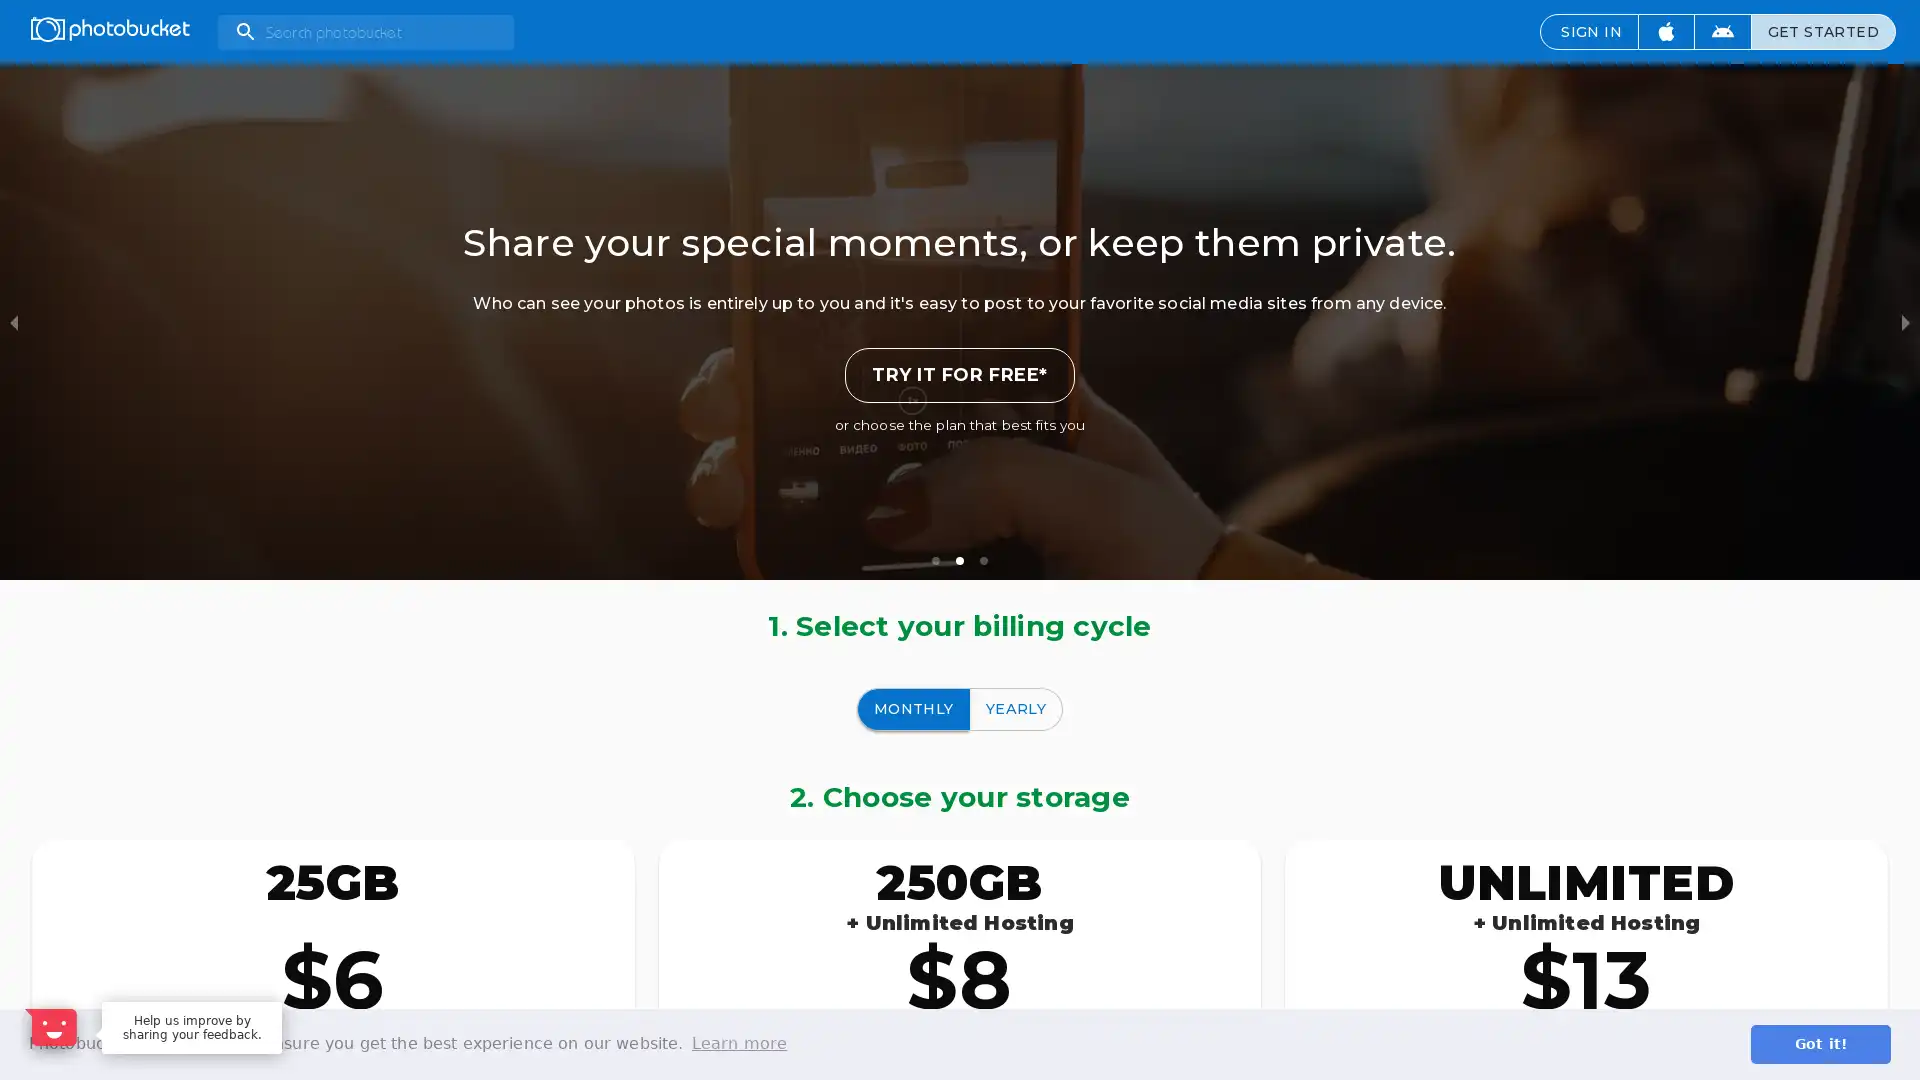 This screenshot has width=1920, height=1080. What do you see at coordinates (1820, 1043) in the screenshot?
I see `dismiss cookie message` at bounding box center [1820, 1043].